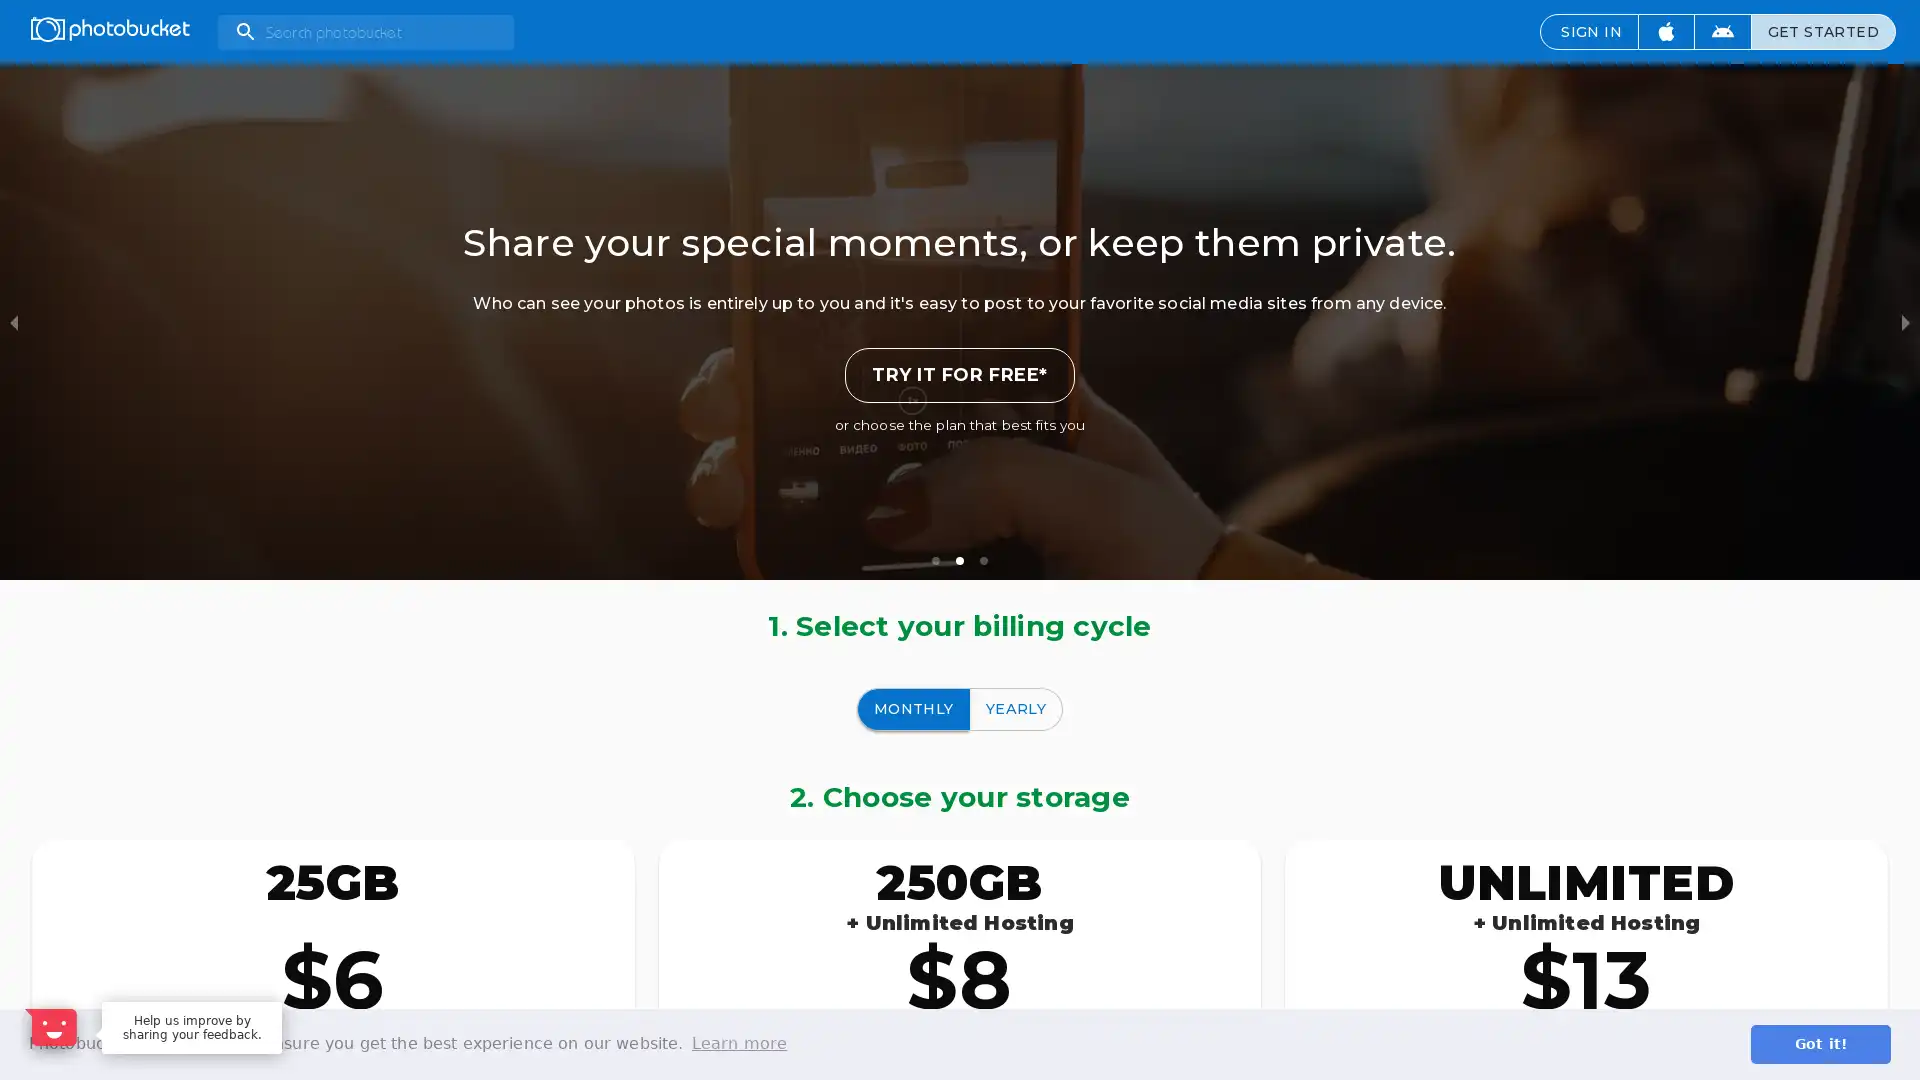 This screenshot has width=1920, height=1080. What do you see at coordinates (1820, 1043) in the screenshot?
I see `dismiss cookie message` at bounding box center [1820, 1043].